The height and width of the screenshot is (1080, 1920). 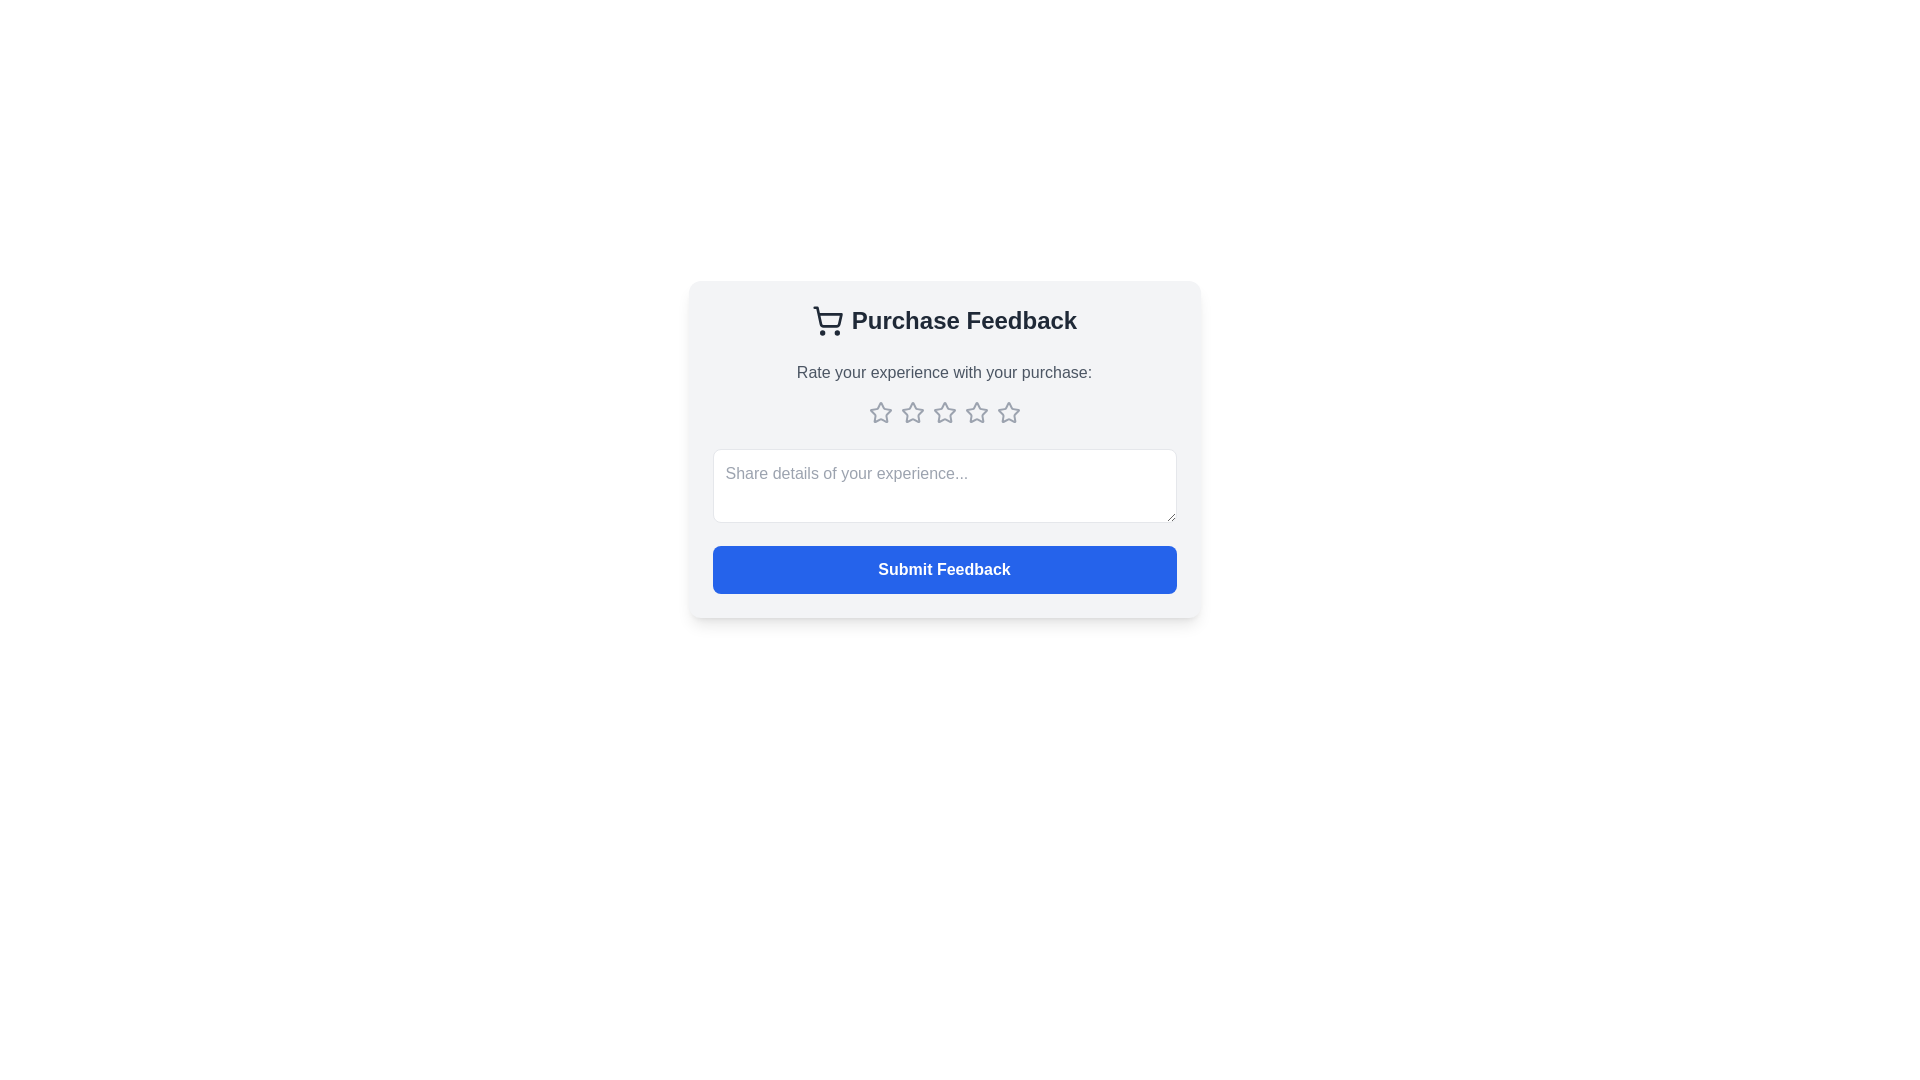 What do you see at coordinates (943, 319) in the screenshot?
I see `the header element displaying 'Purchase Feedback' with a shopping cart icon, located at the top of the card layout` at bounding box center [943, 319].